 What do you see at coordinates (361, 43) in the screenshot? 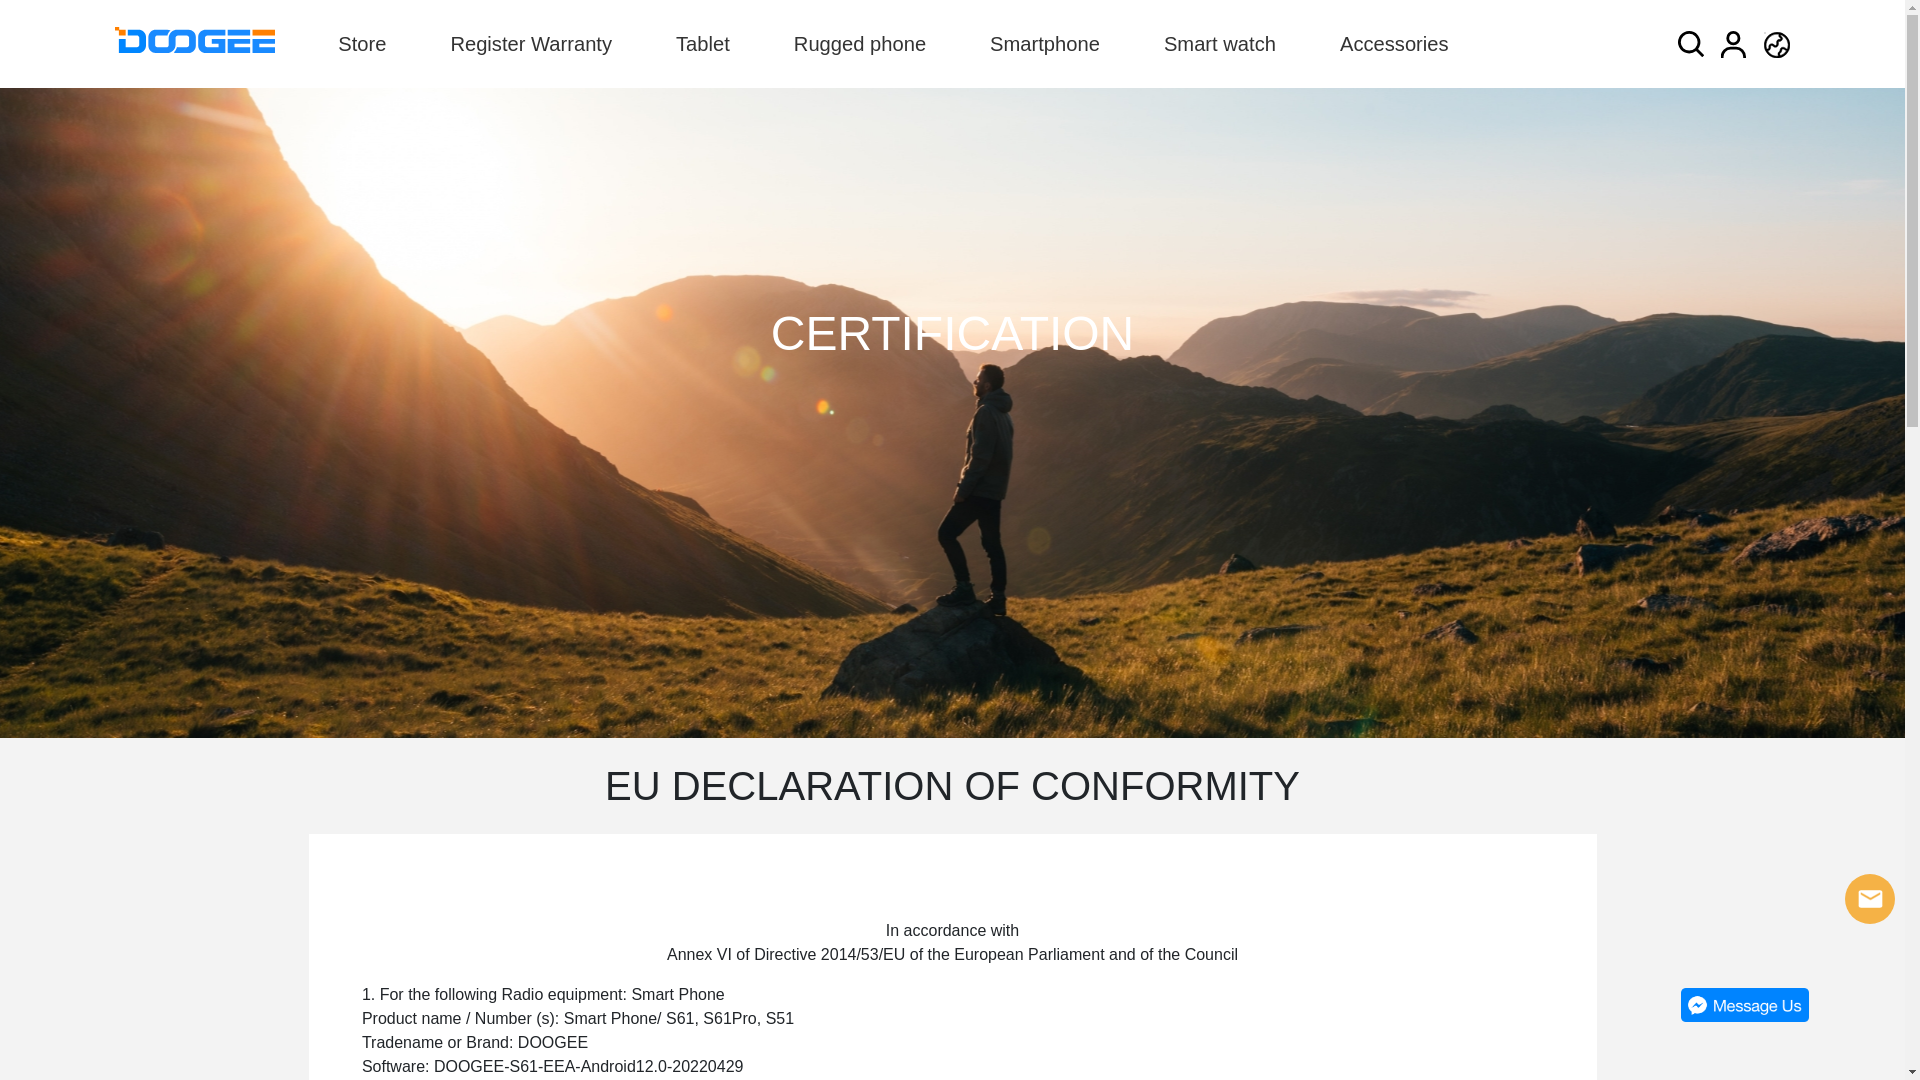
I see `'Store'` at bounding box center [361, 43].